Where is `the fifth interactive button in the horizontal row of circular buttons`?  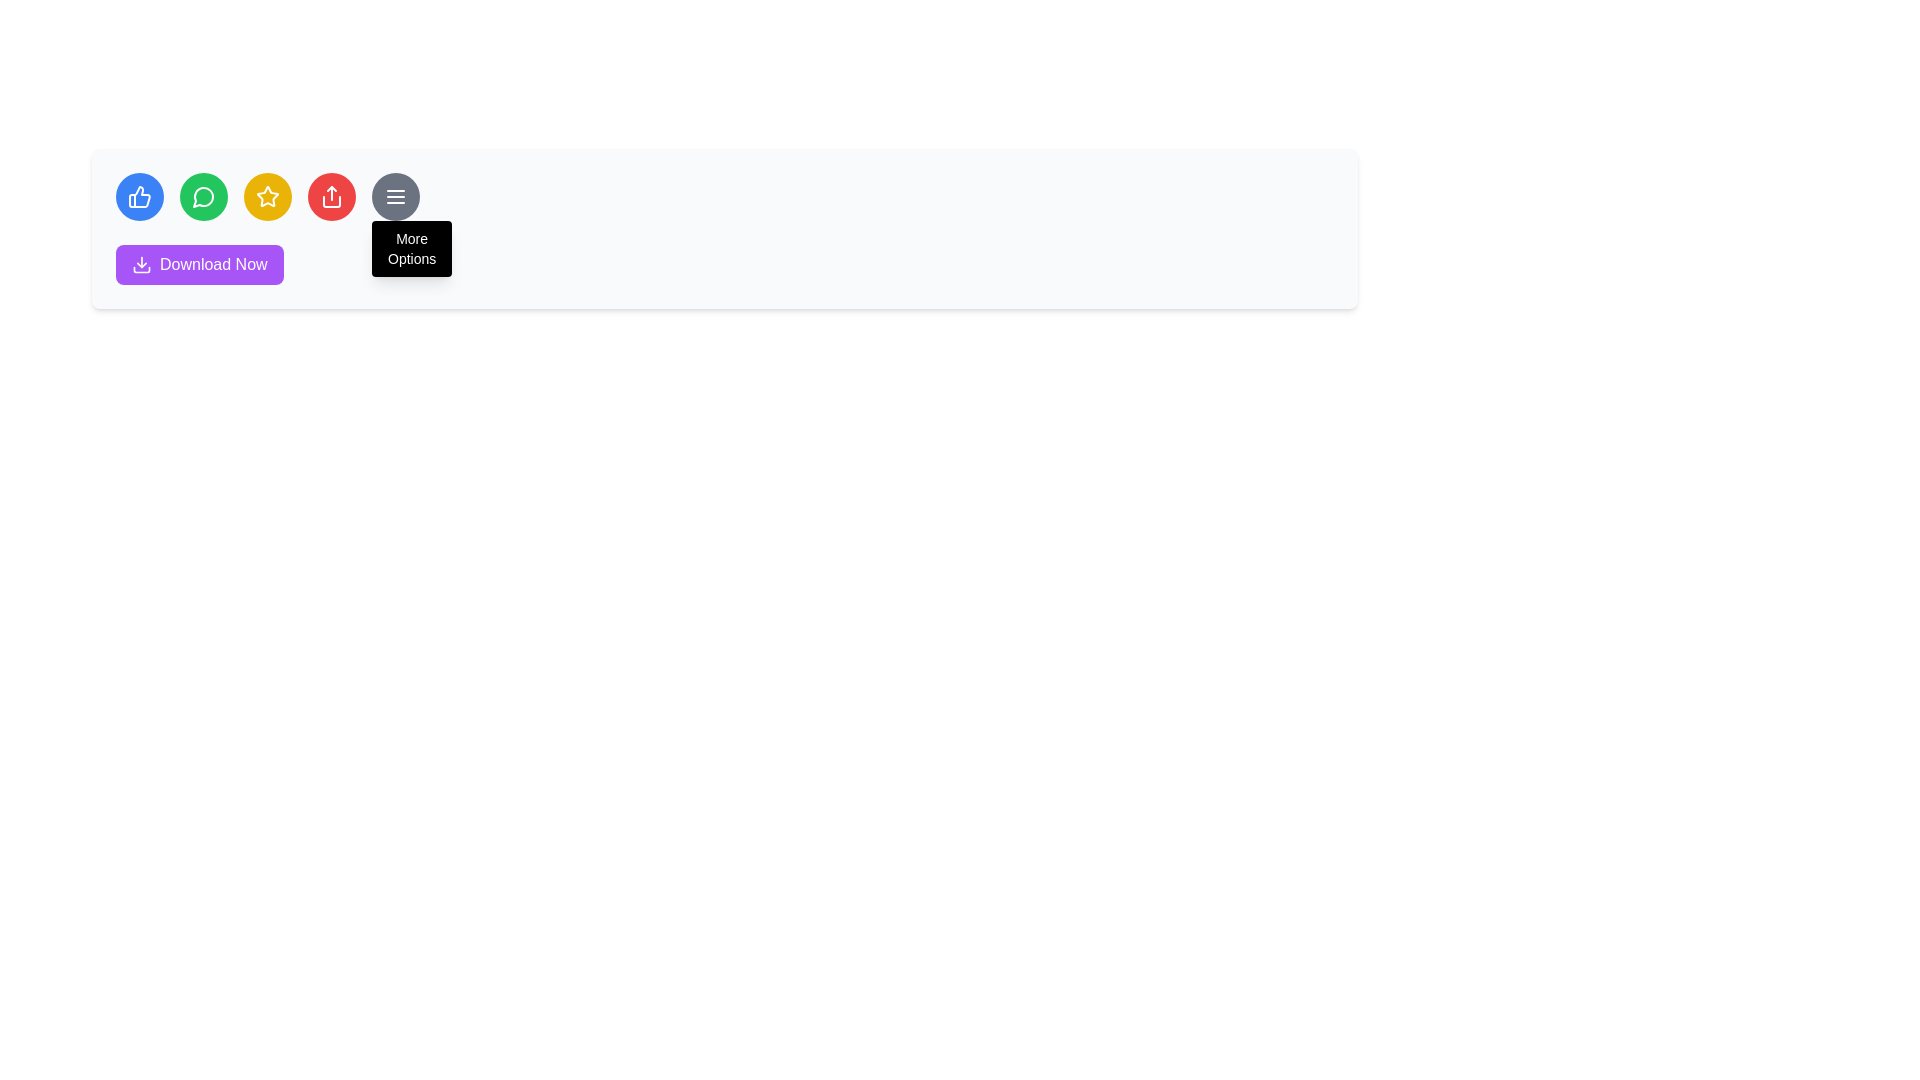
the fifth interactive button in the horizontal row of circular buttons is located at coordinates (331, 196).